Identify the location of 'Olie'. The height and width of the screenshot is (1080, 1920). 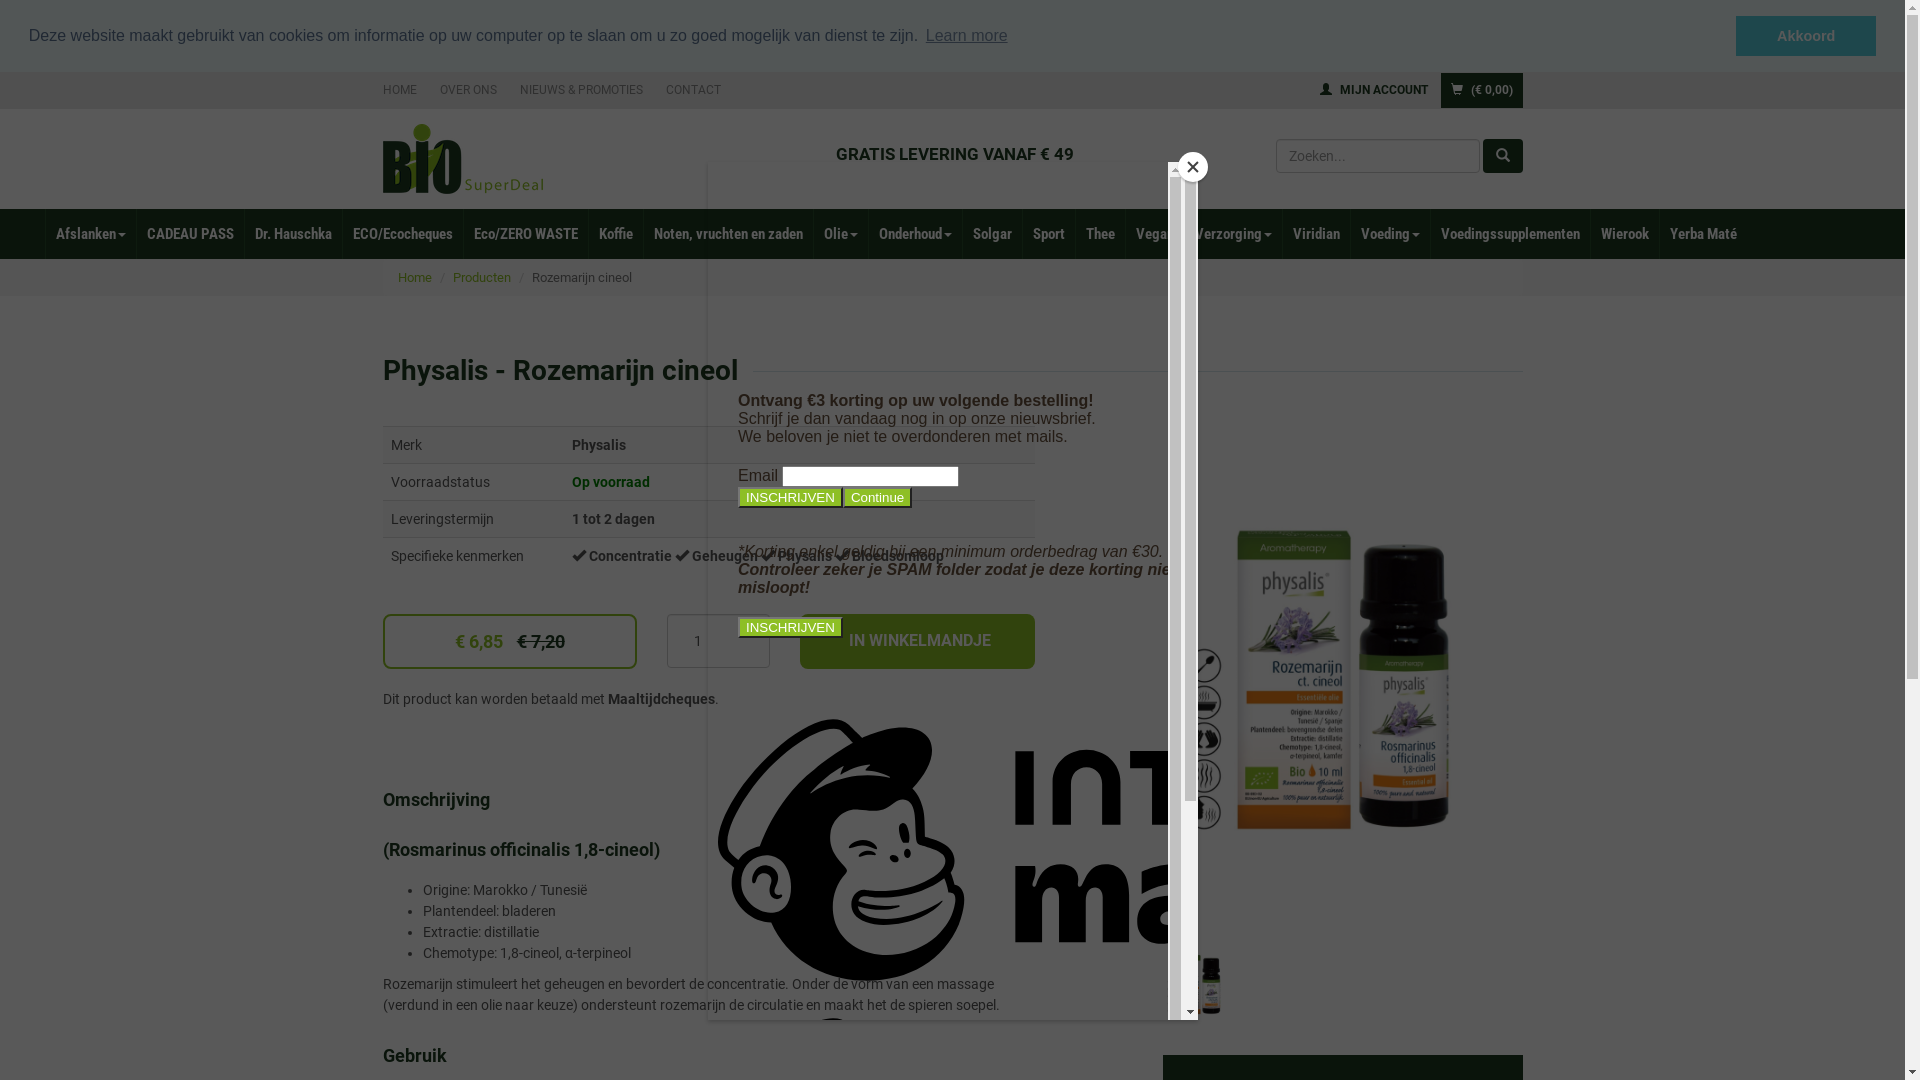
(812, 231).